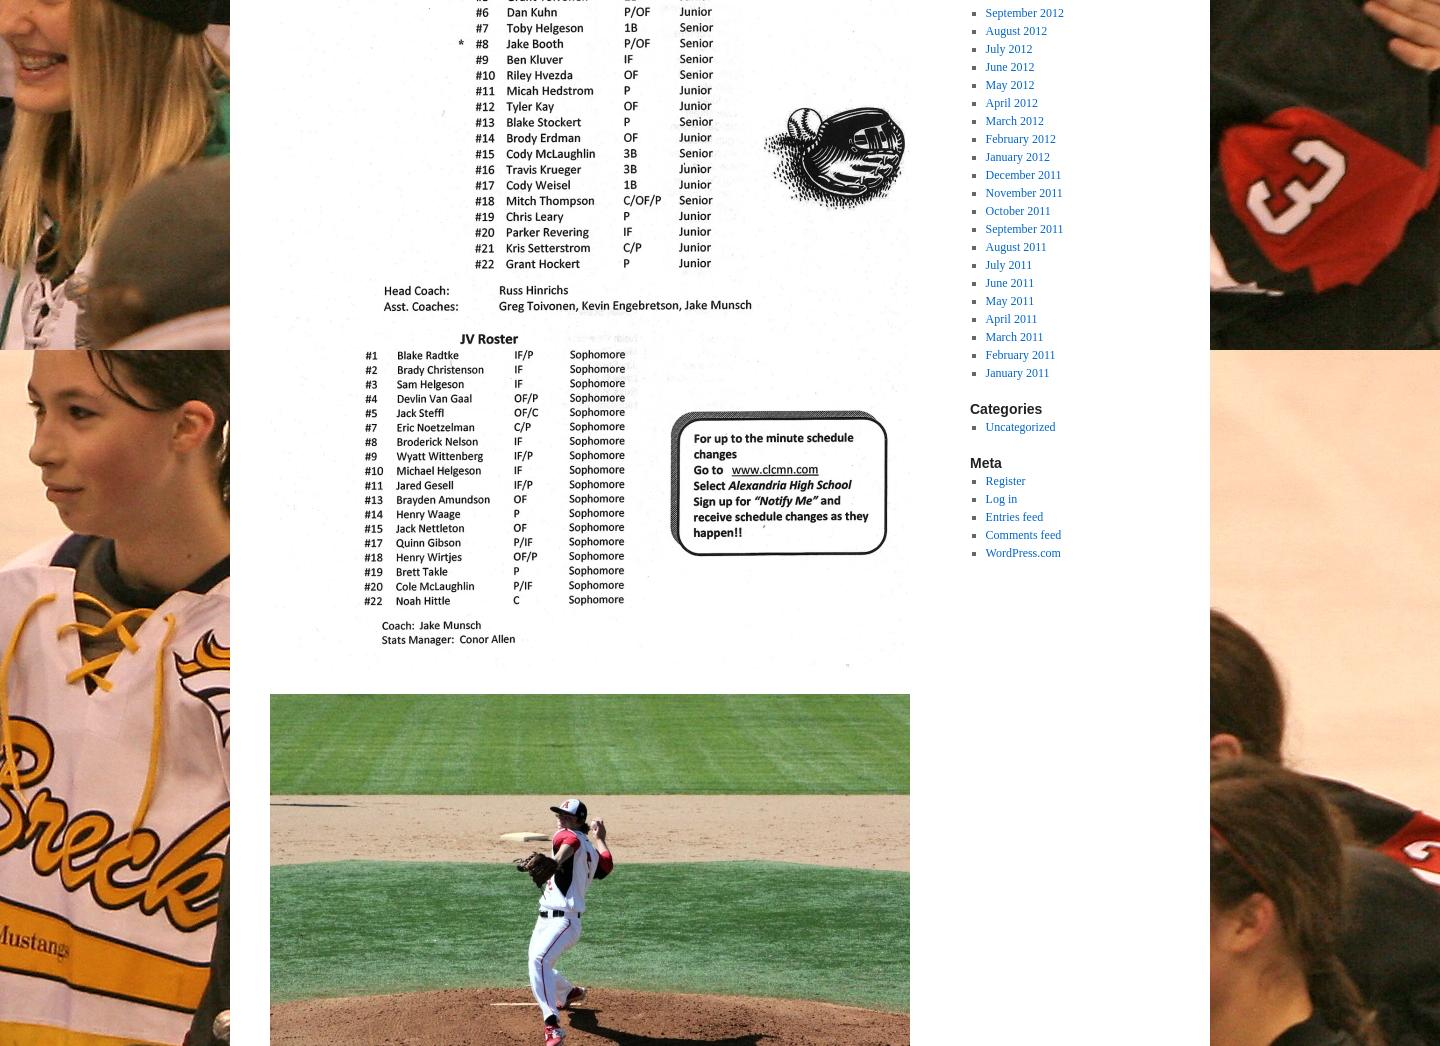 This screenshot has width=1440, height=1046. I want to click on 'November 2011', so click(983, 192).